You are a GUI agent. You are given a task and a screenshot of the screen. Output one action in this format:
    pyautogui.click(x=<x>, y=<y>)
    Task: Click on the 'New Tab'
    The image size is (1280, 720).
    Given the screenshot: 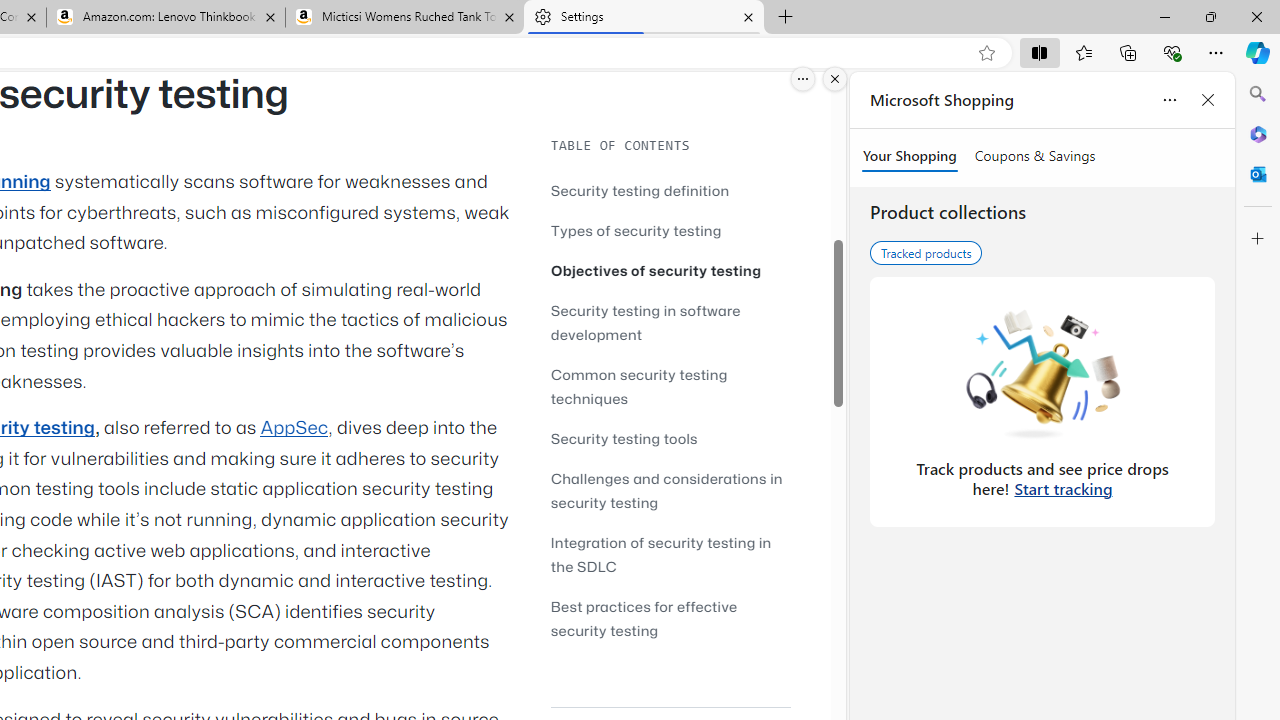 What is the action you would take?
    pyautogui.click(x=784, y=17)
    